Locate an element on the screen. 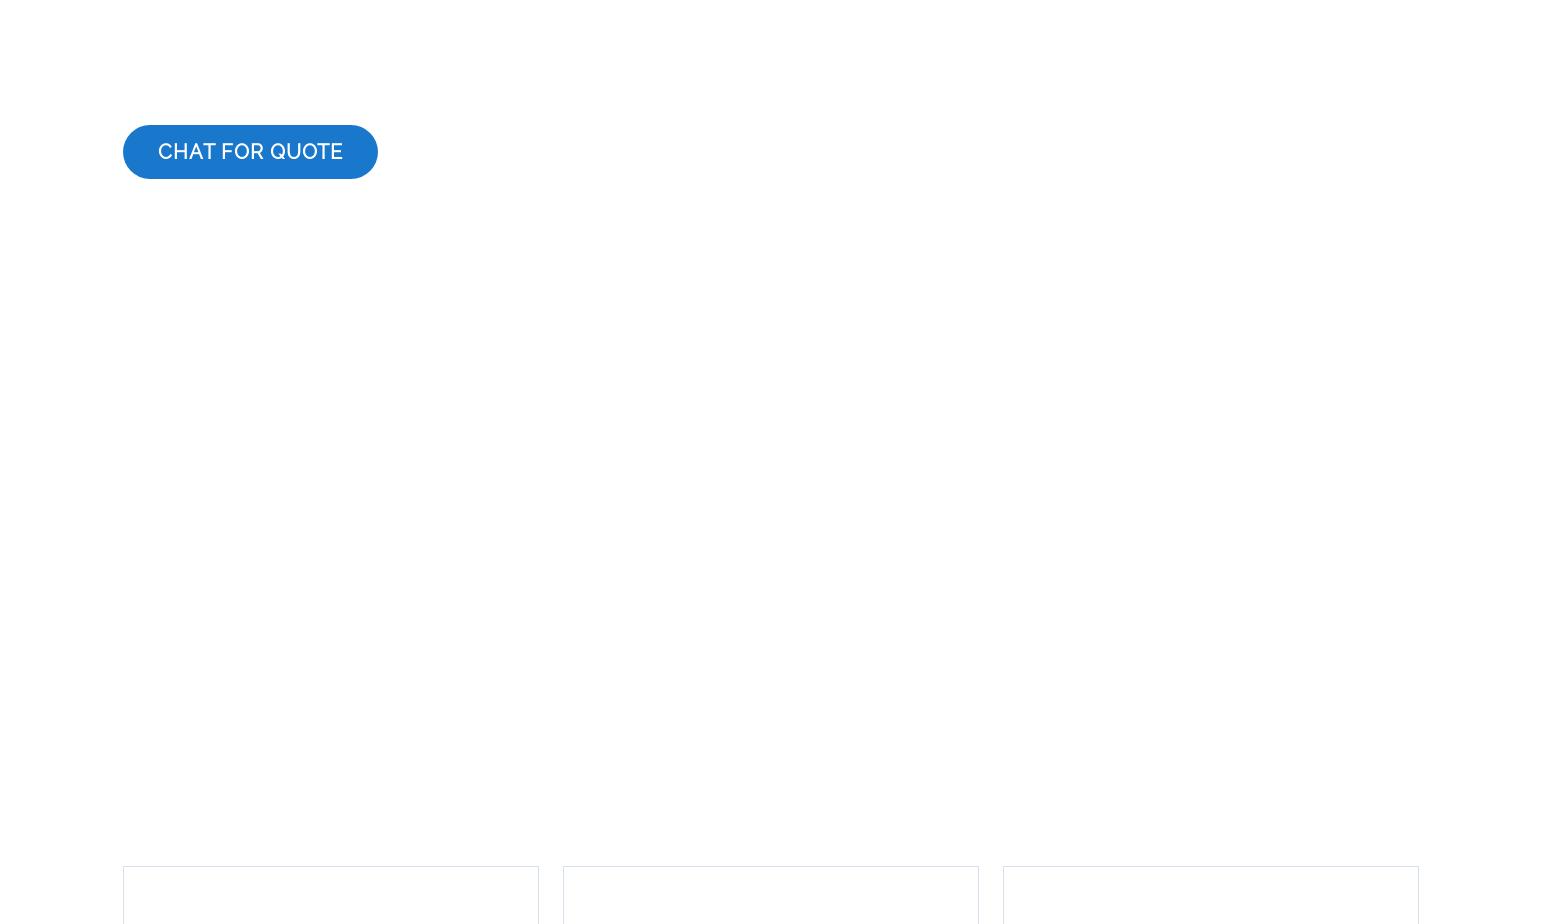 This screenshot has height=924, width=1542. 'Terms and Conditions' is located at coordinates (437, 812).